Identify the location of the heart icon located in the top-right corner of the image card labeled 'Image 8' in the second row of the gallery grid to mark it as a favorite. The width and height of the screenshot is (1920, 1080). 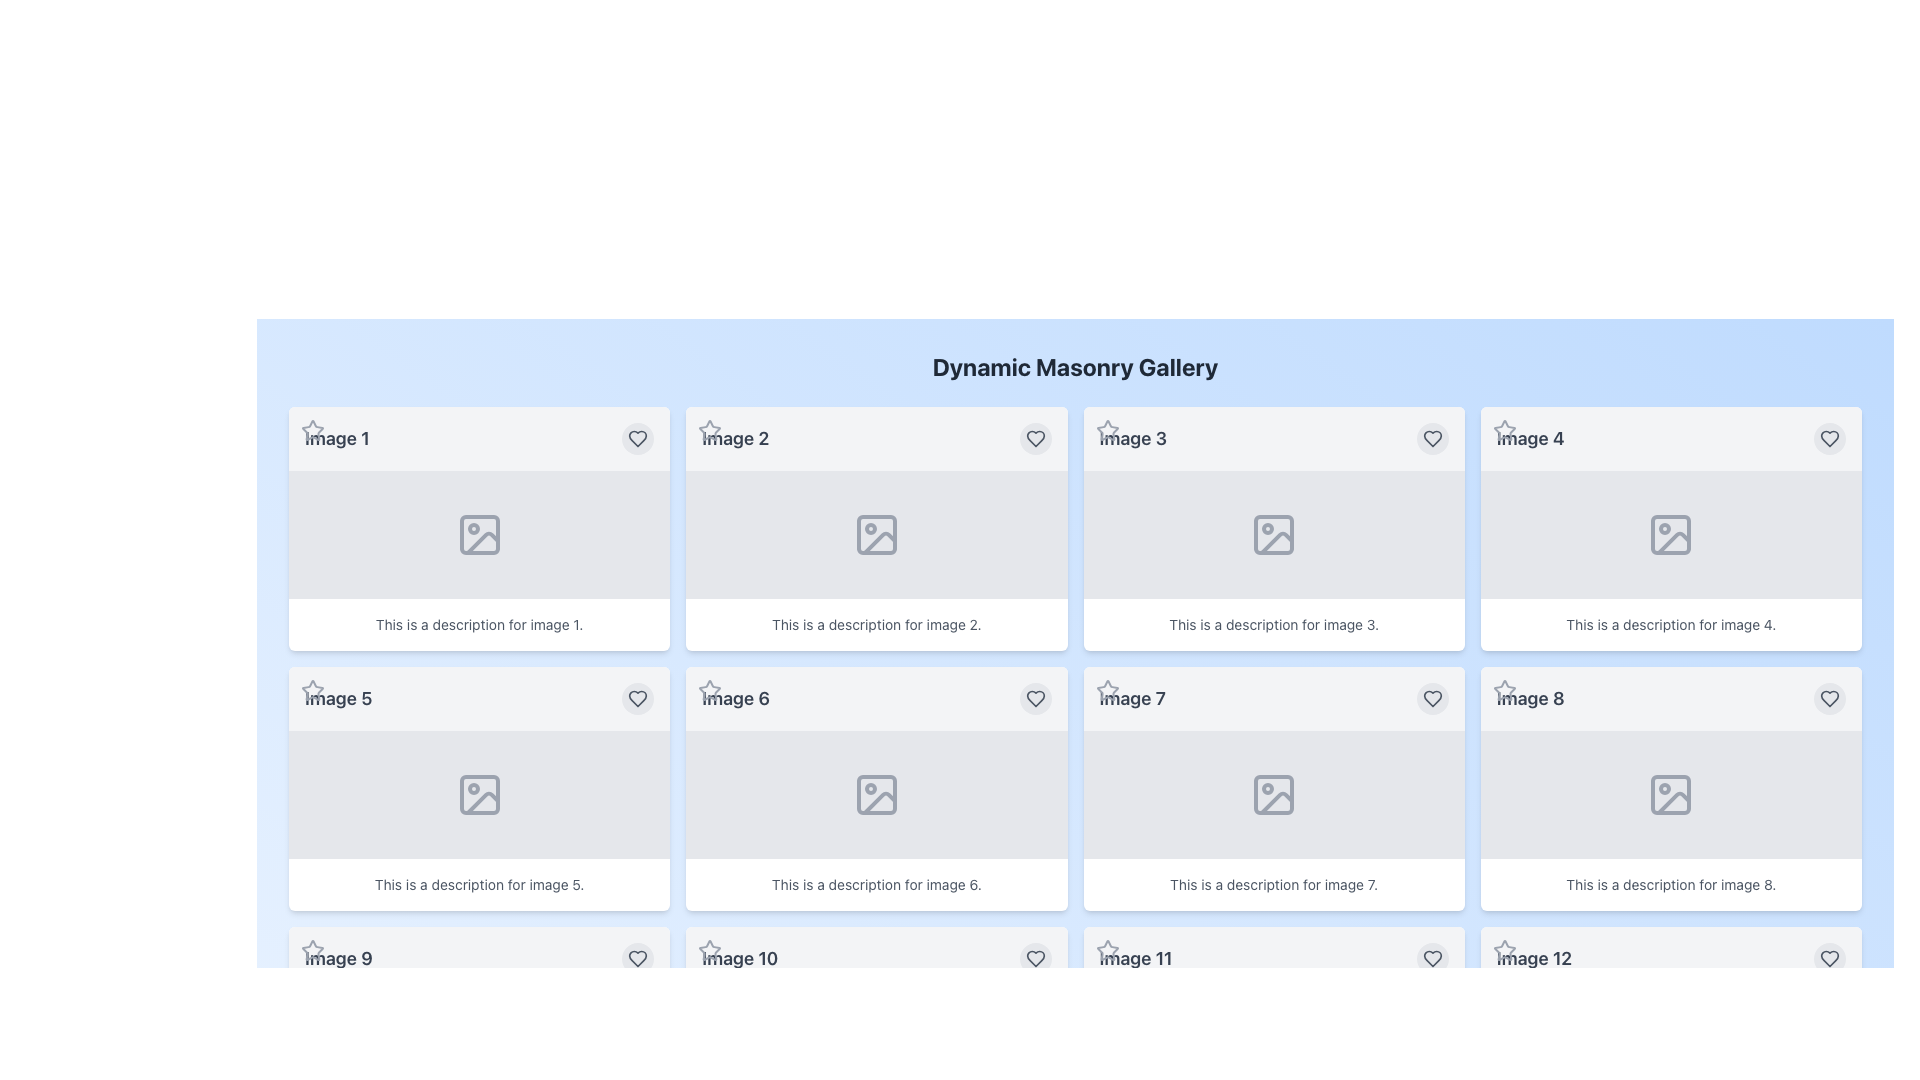
(1431, 958).